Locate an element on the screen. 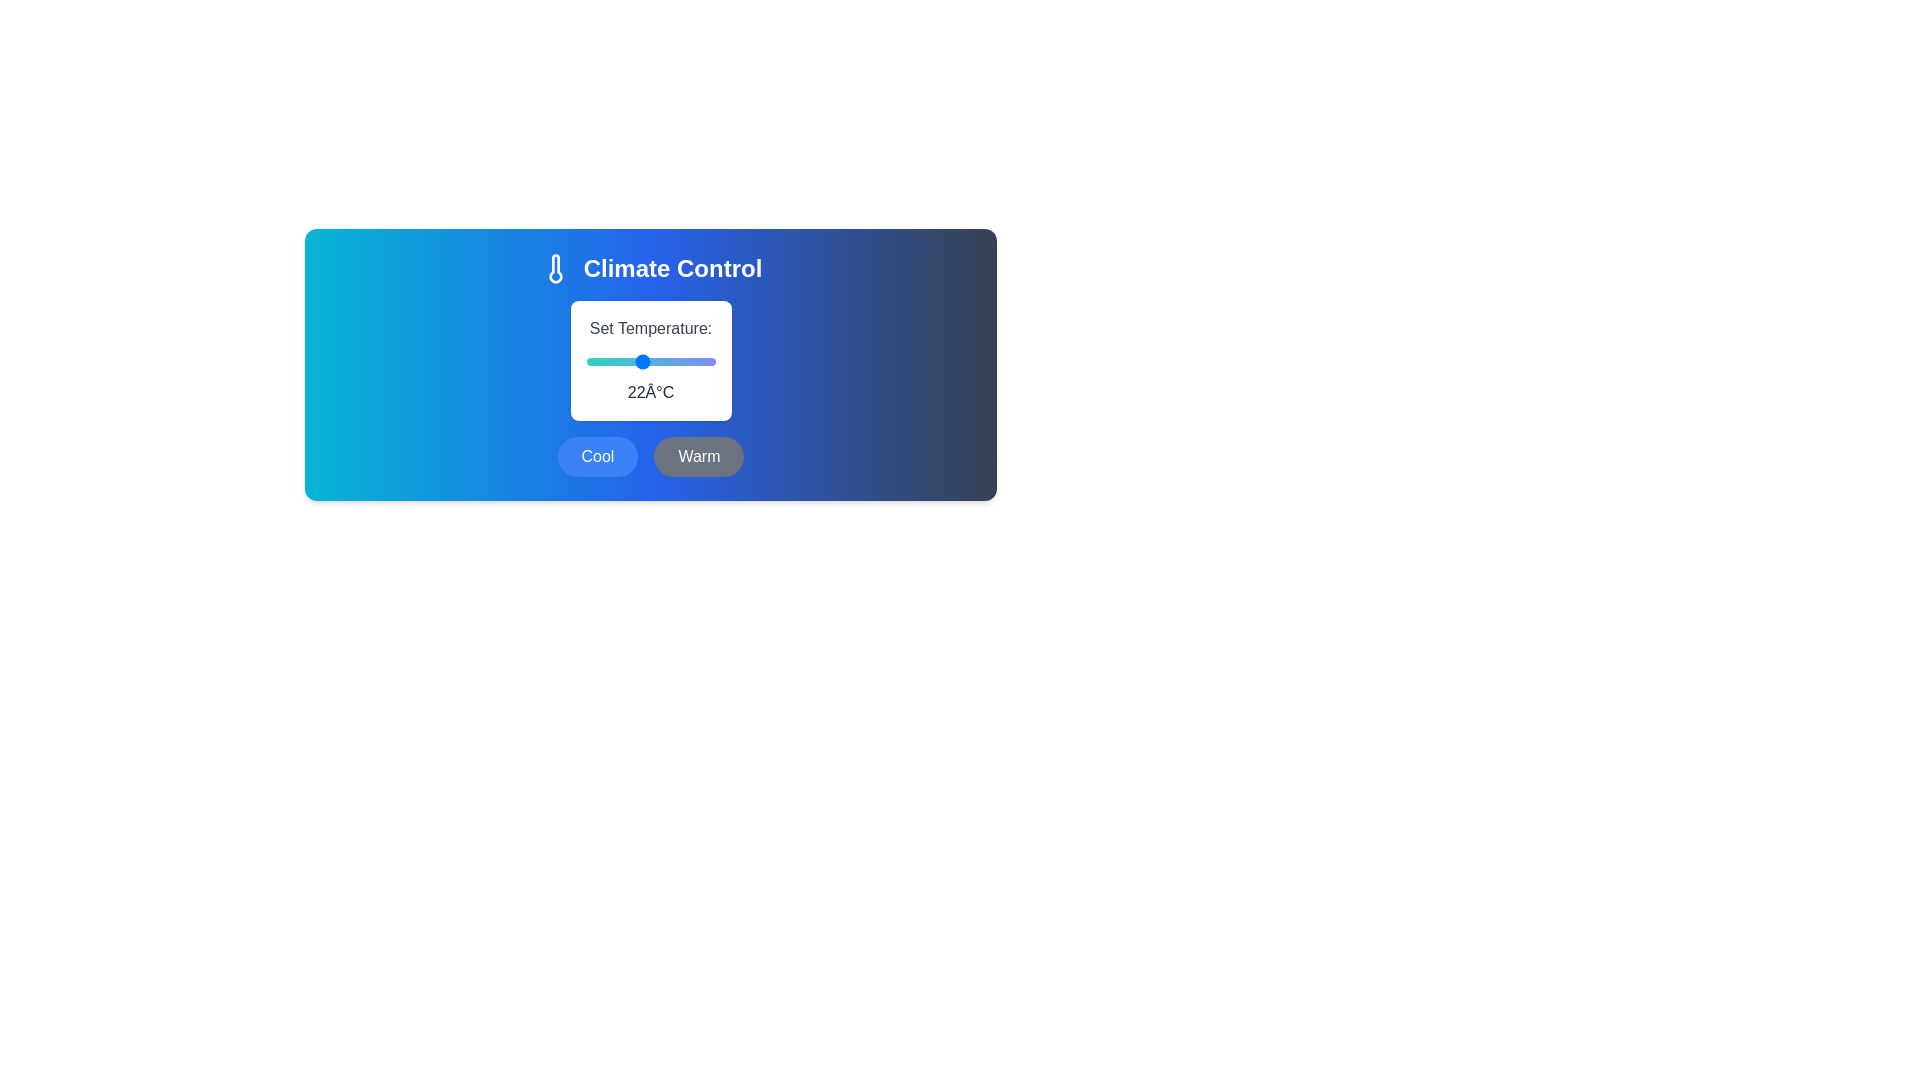  the interactive temperature control panel located centrally beneath the 'Climate Control' heading is located at coordinates (651, 365).